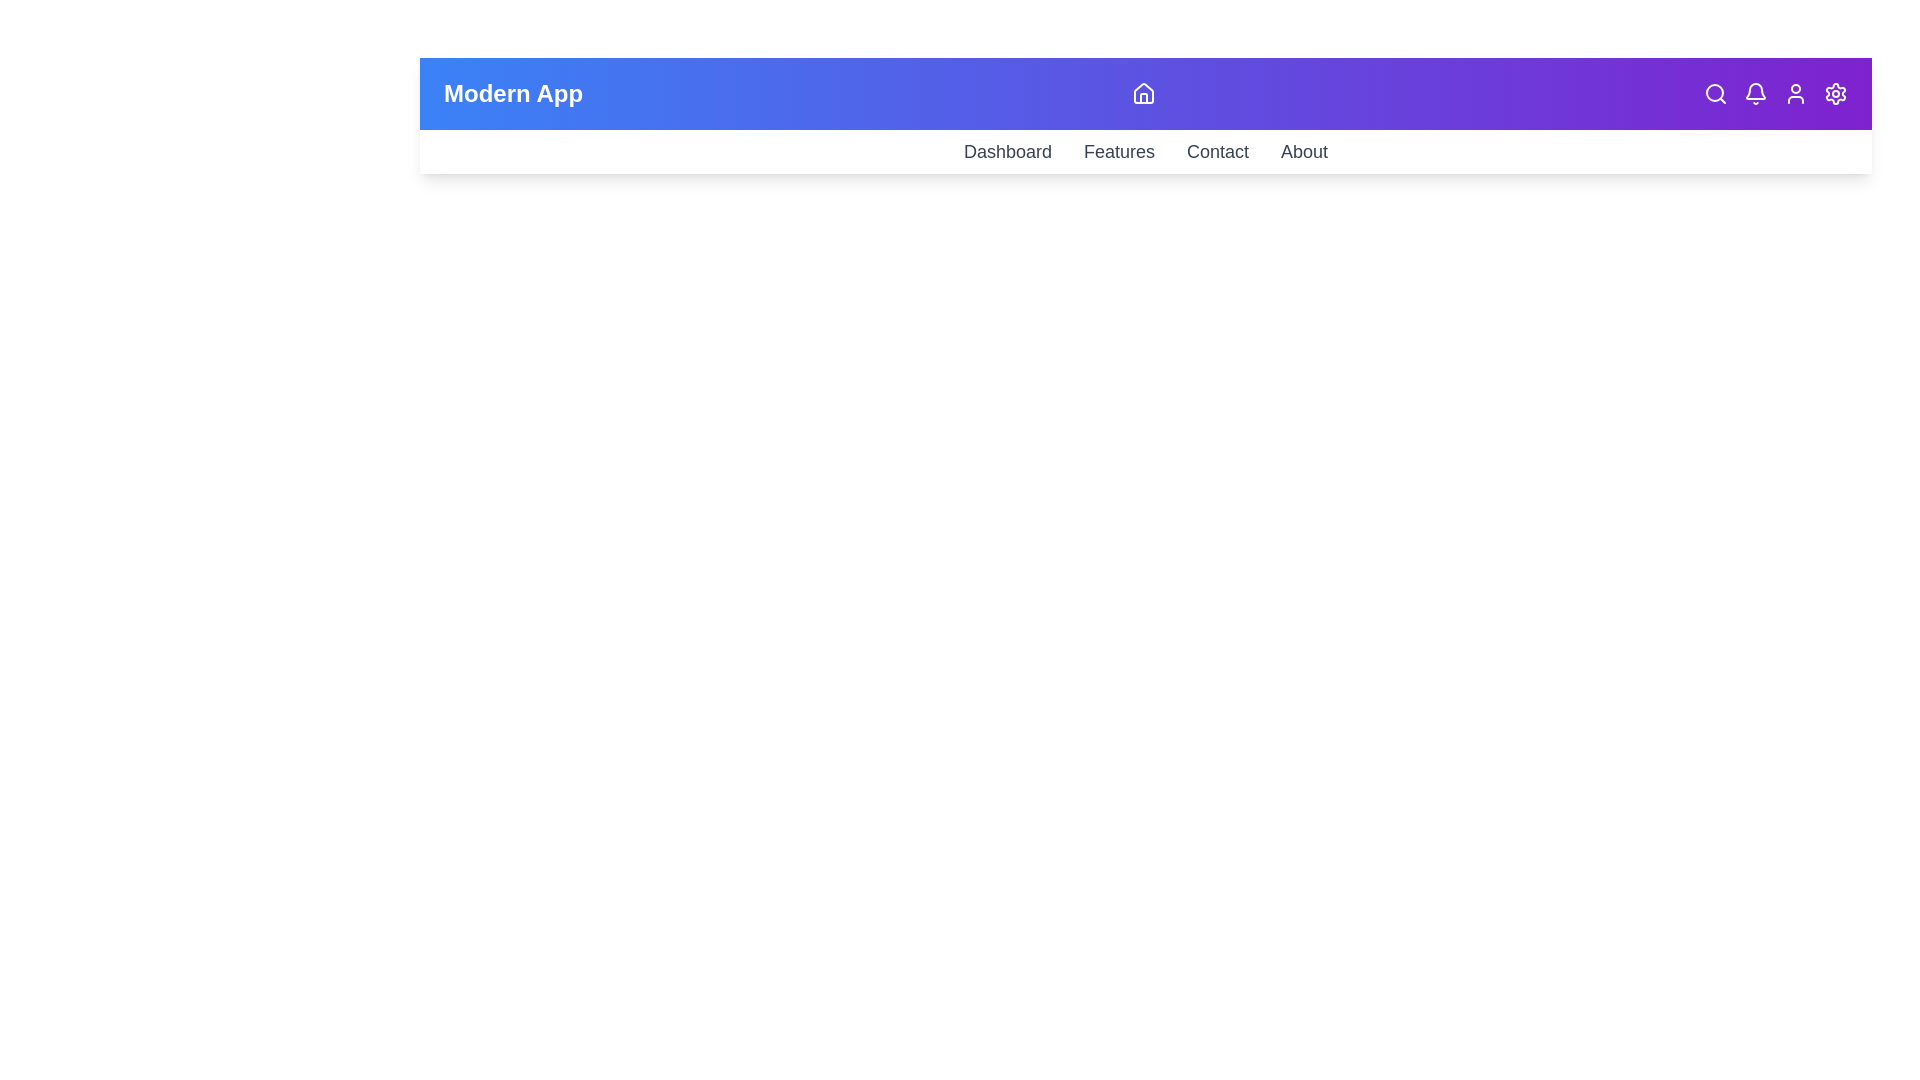 The width and height of the screenshot is (1920, 1080). I want to click on home button to toggle the menu visibility, so click(1143, 93).